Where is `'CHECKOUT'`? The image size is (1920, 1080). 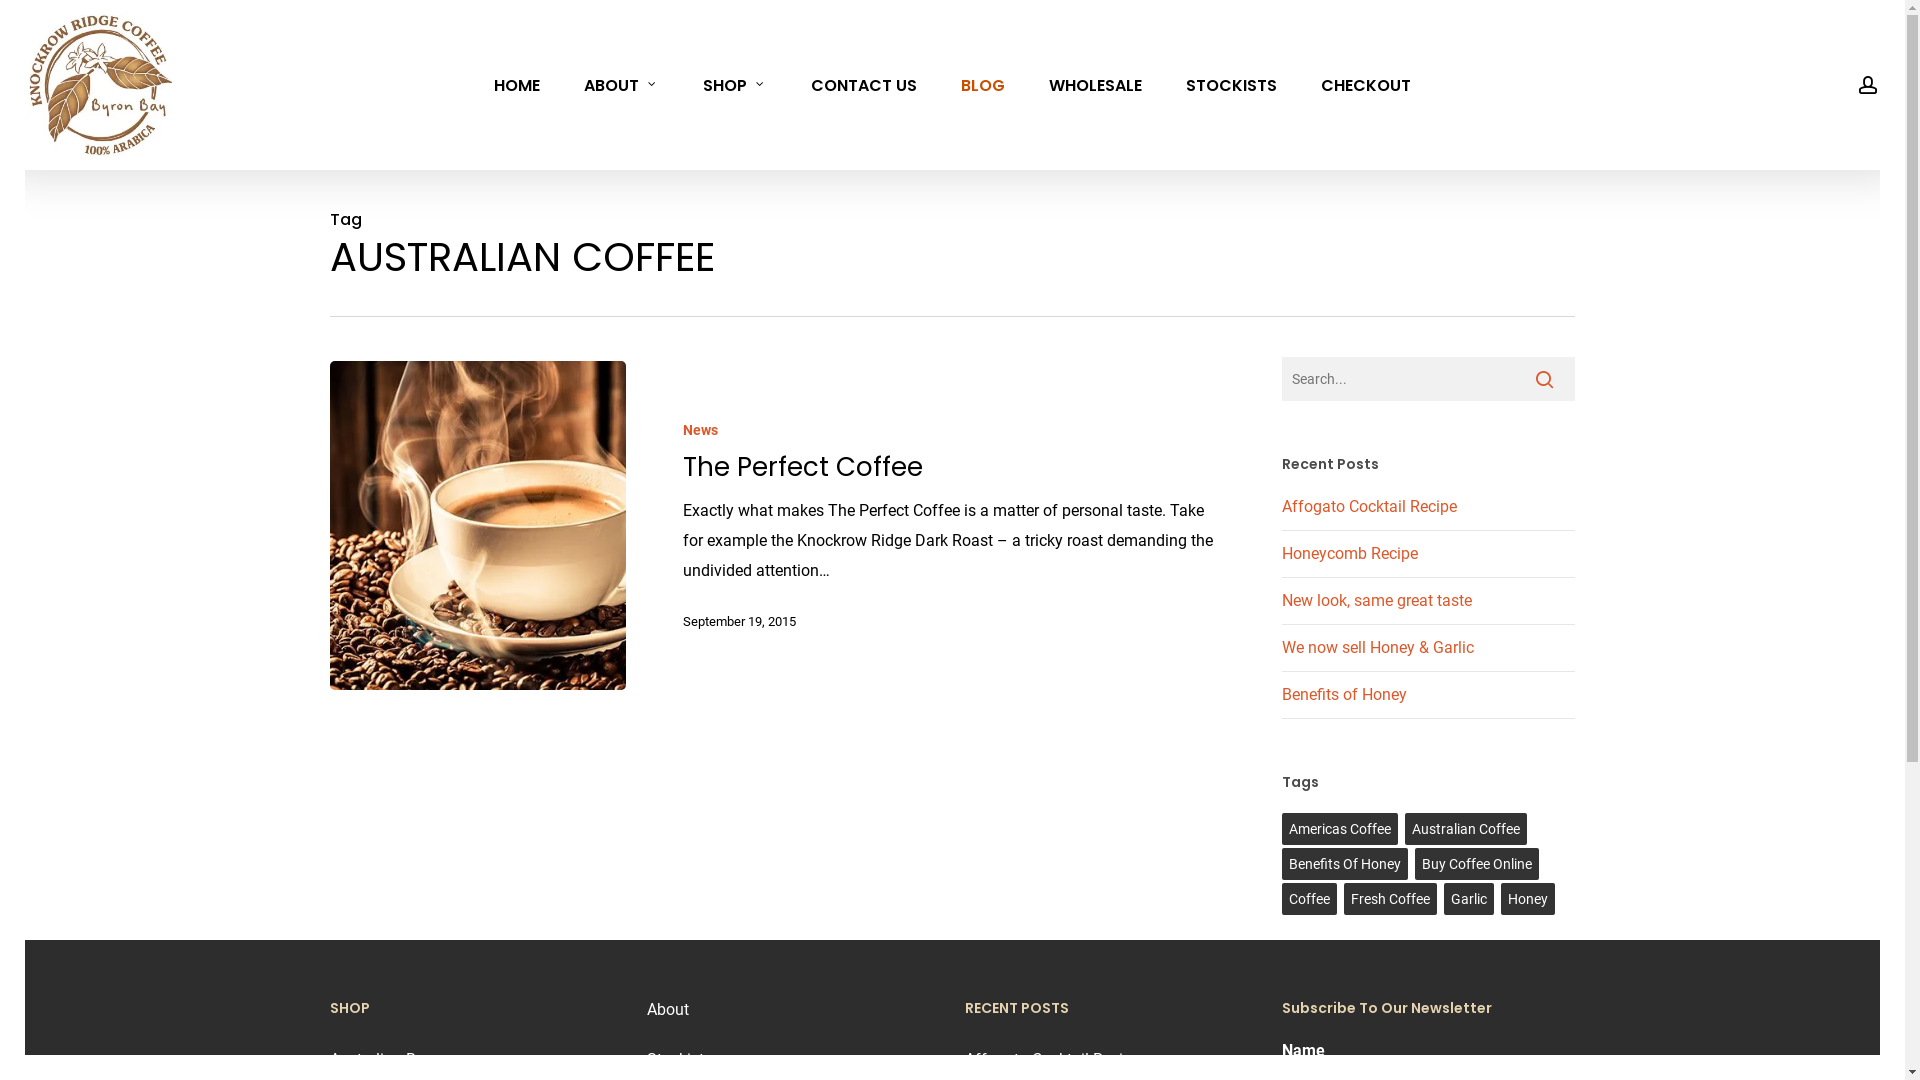
'CHECKOUT' is located at coordinates (1365, 83).